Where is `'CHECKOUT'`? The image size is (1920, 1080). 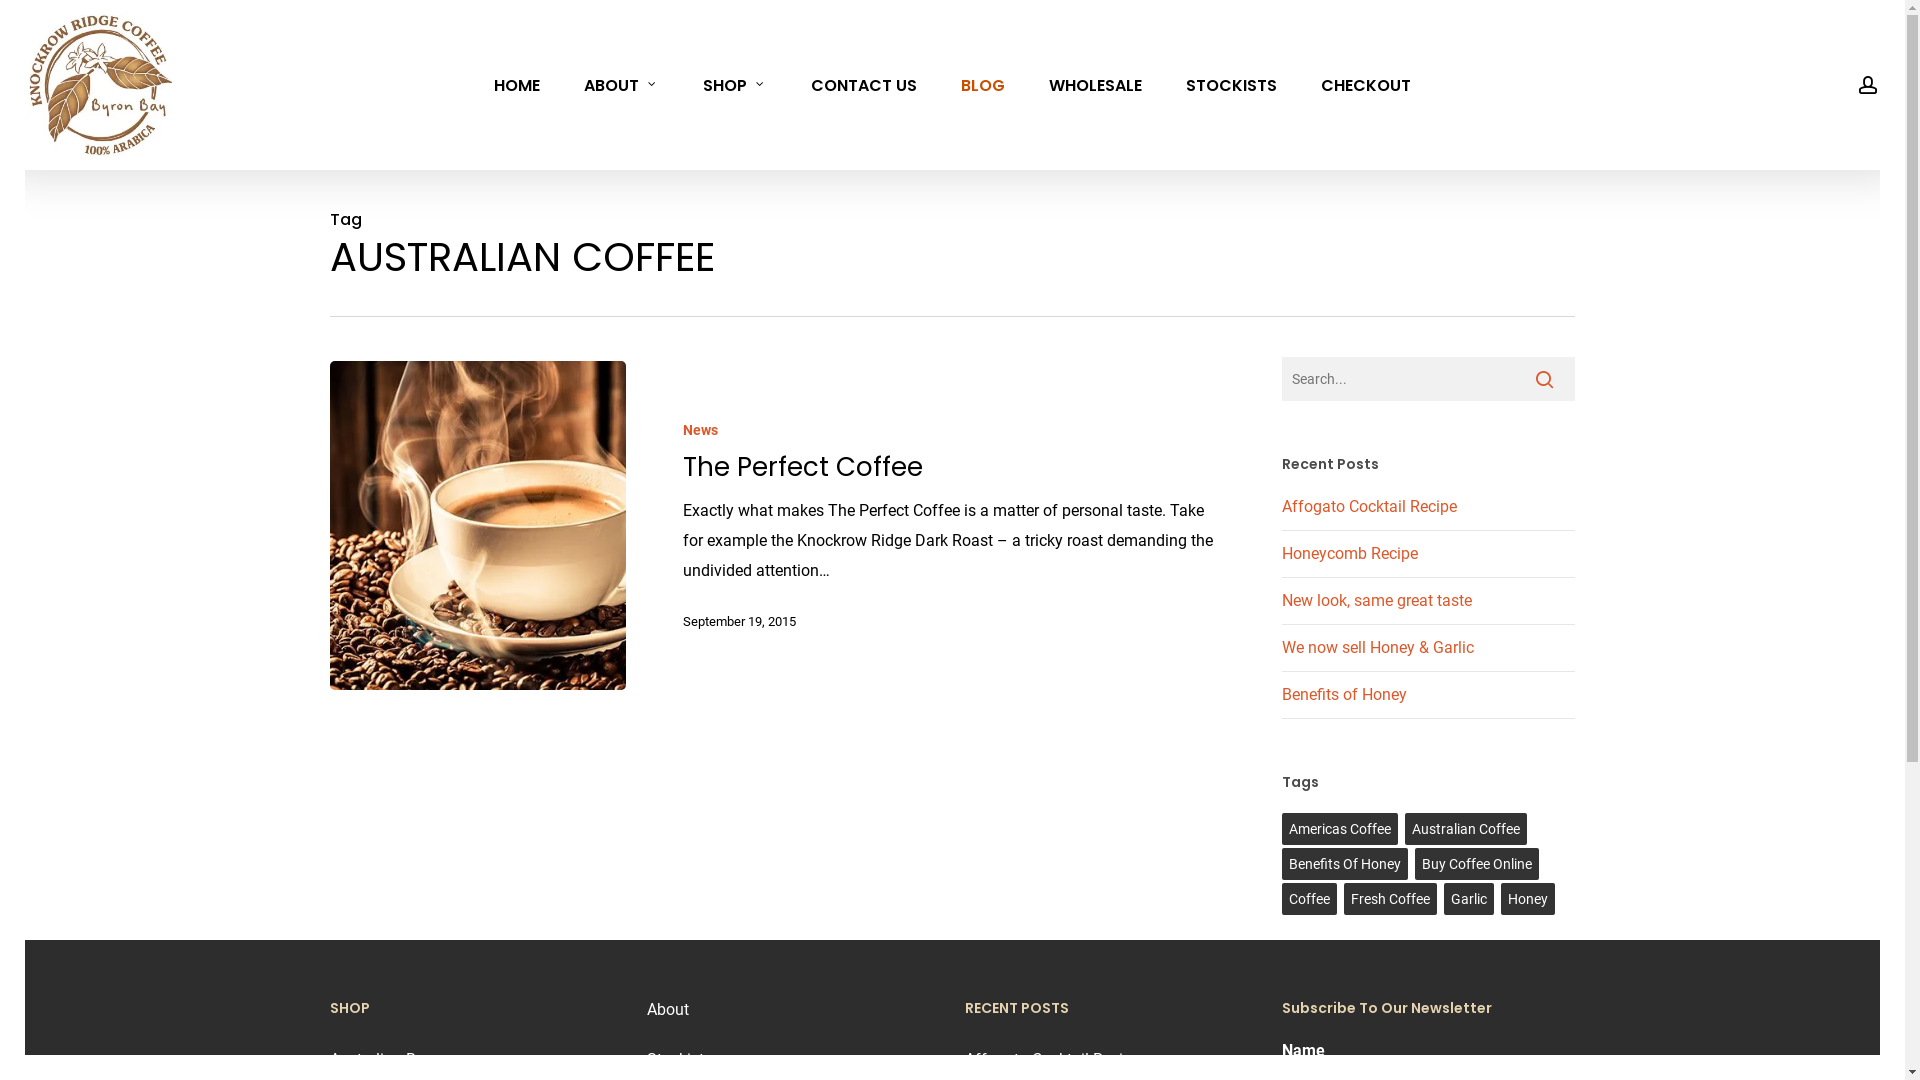
'CHECKOUT' is located at coordinates (1365, 83).